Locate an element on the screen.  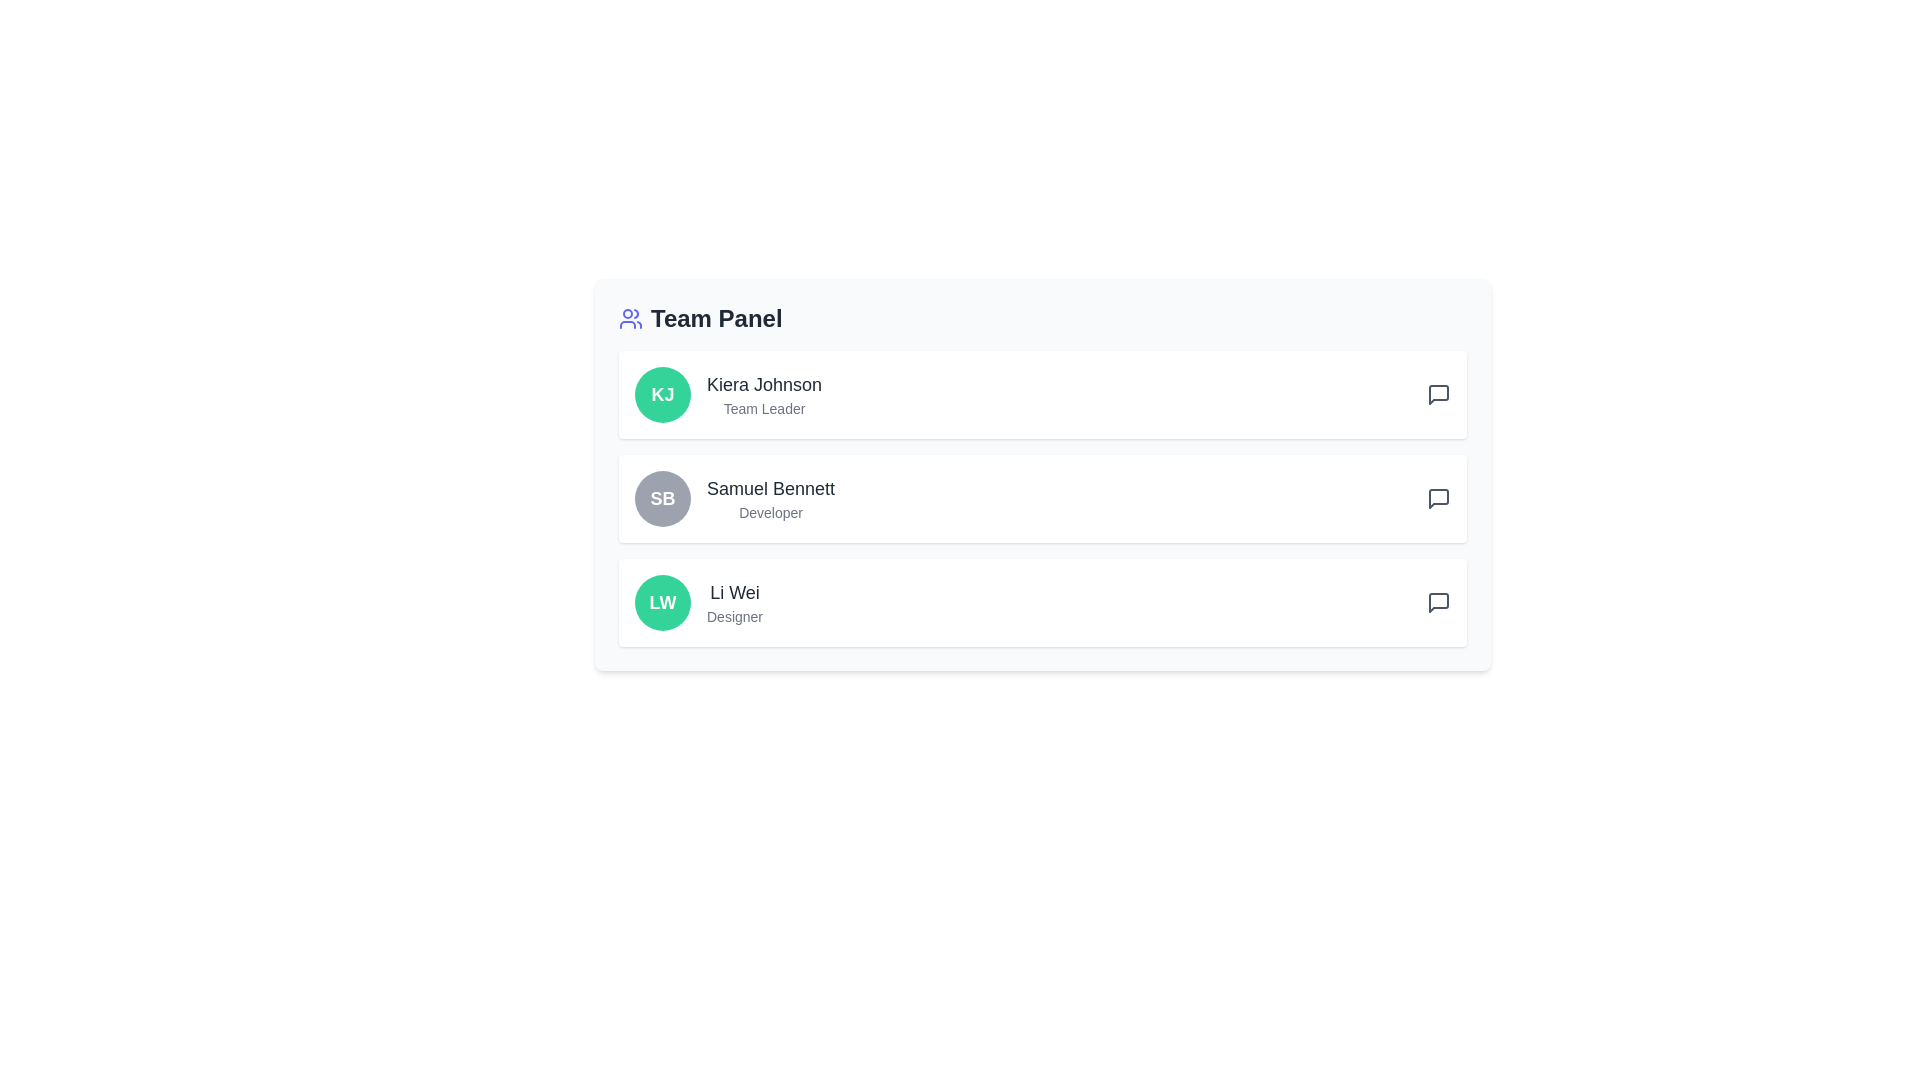
the text label identifying Kiera Johnson as Team Leader, which is positioned horizontally following the circular icon with initials 'KJ' is located at coordinates (763, 394).